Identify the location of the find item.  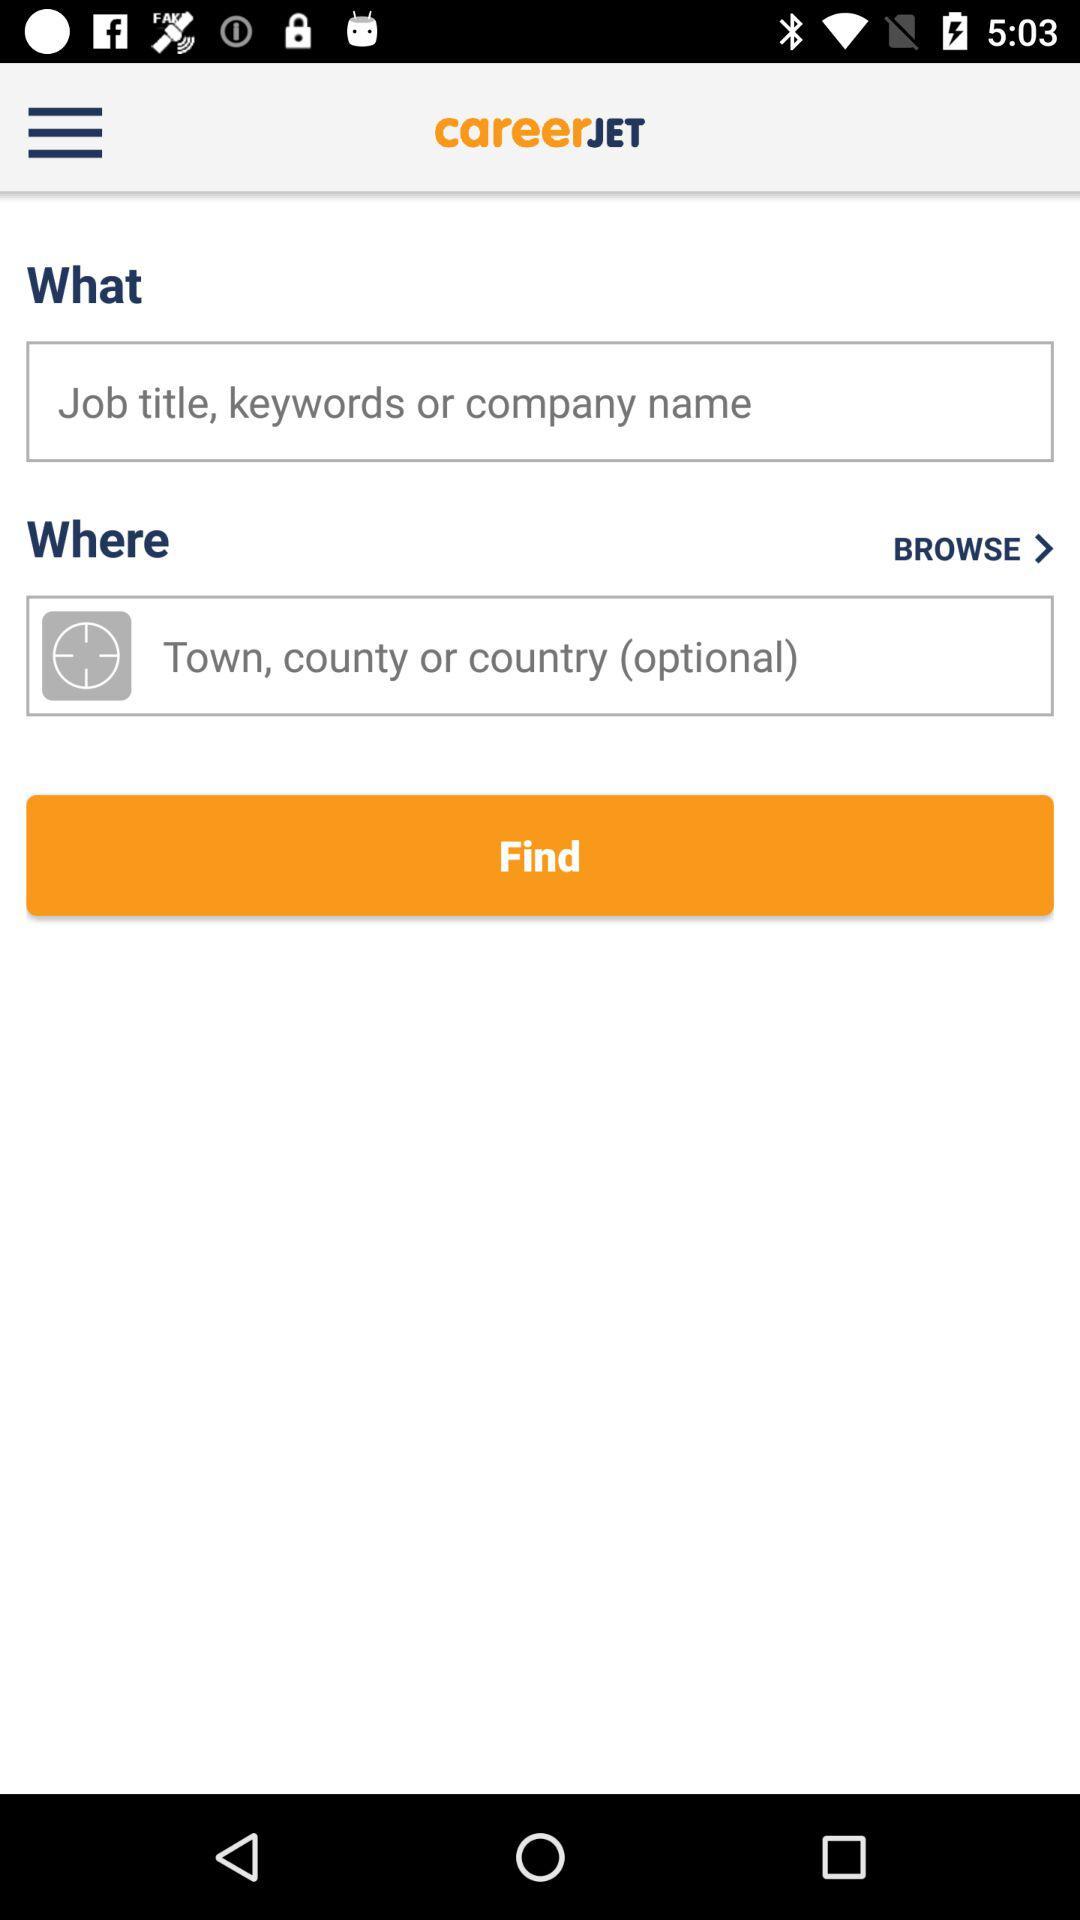
(540, 855).